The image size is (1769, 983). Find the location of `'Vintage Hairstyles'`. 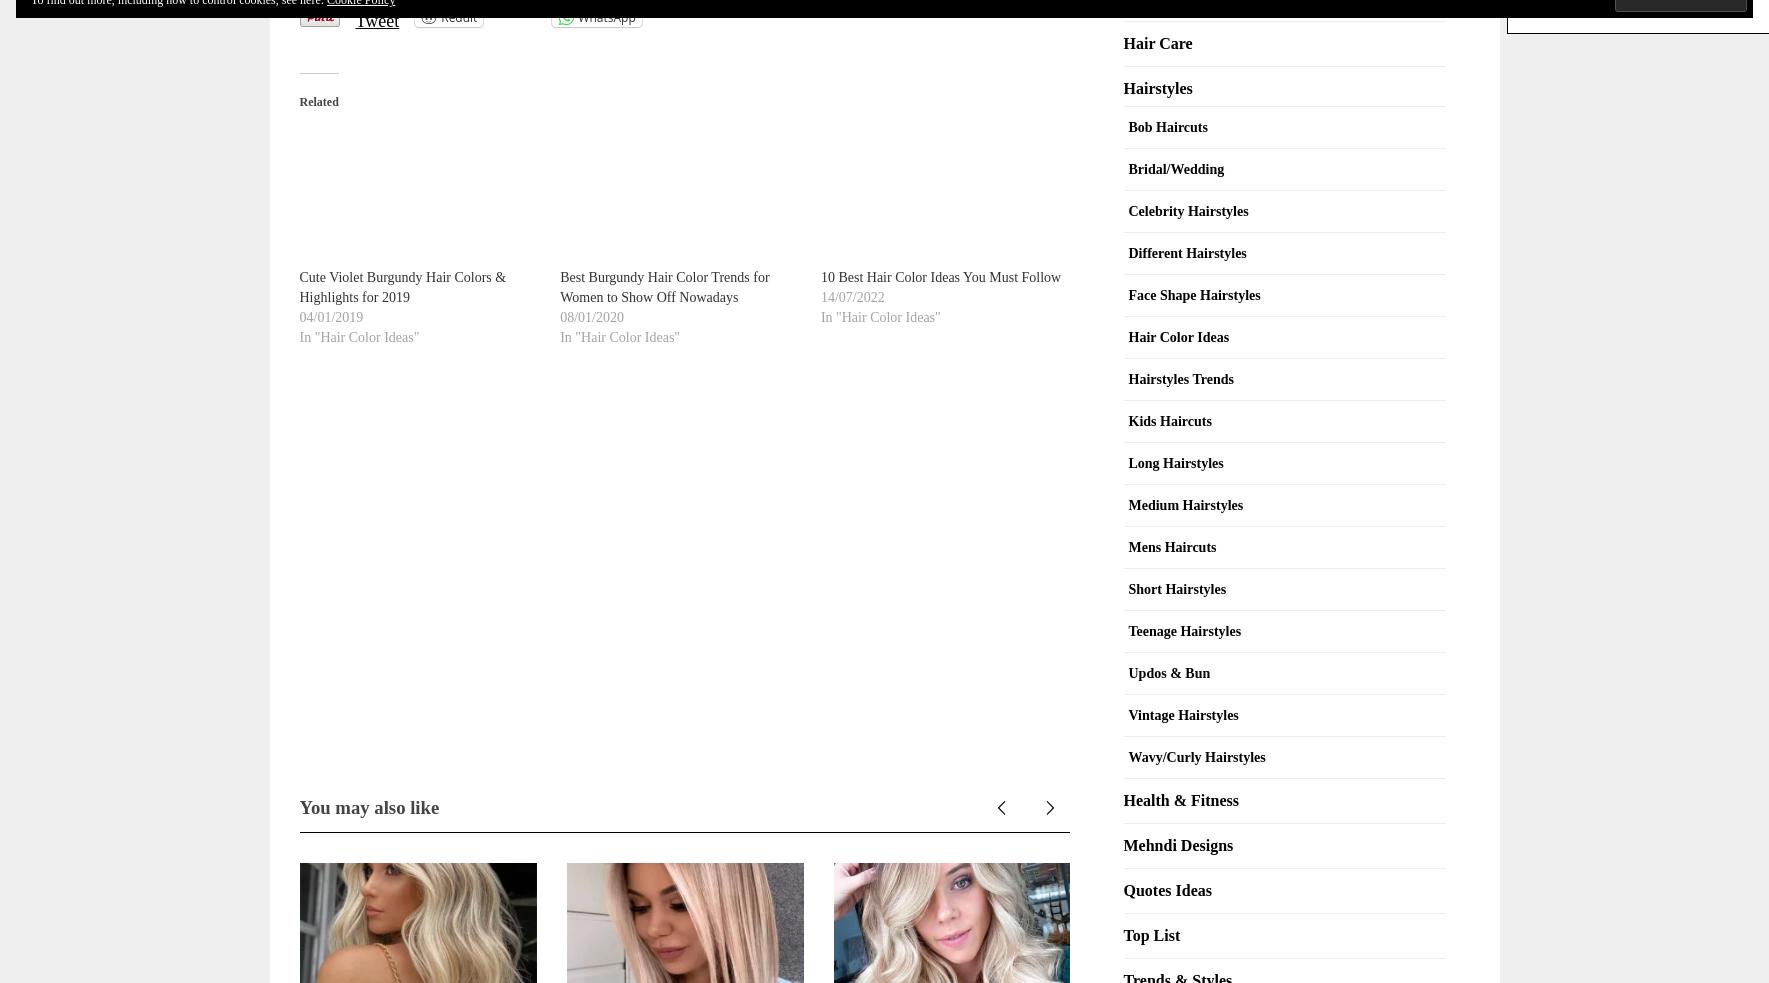

'Vintage Hairstyles' is located at coordinates (1181, 713).